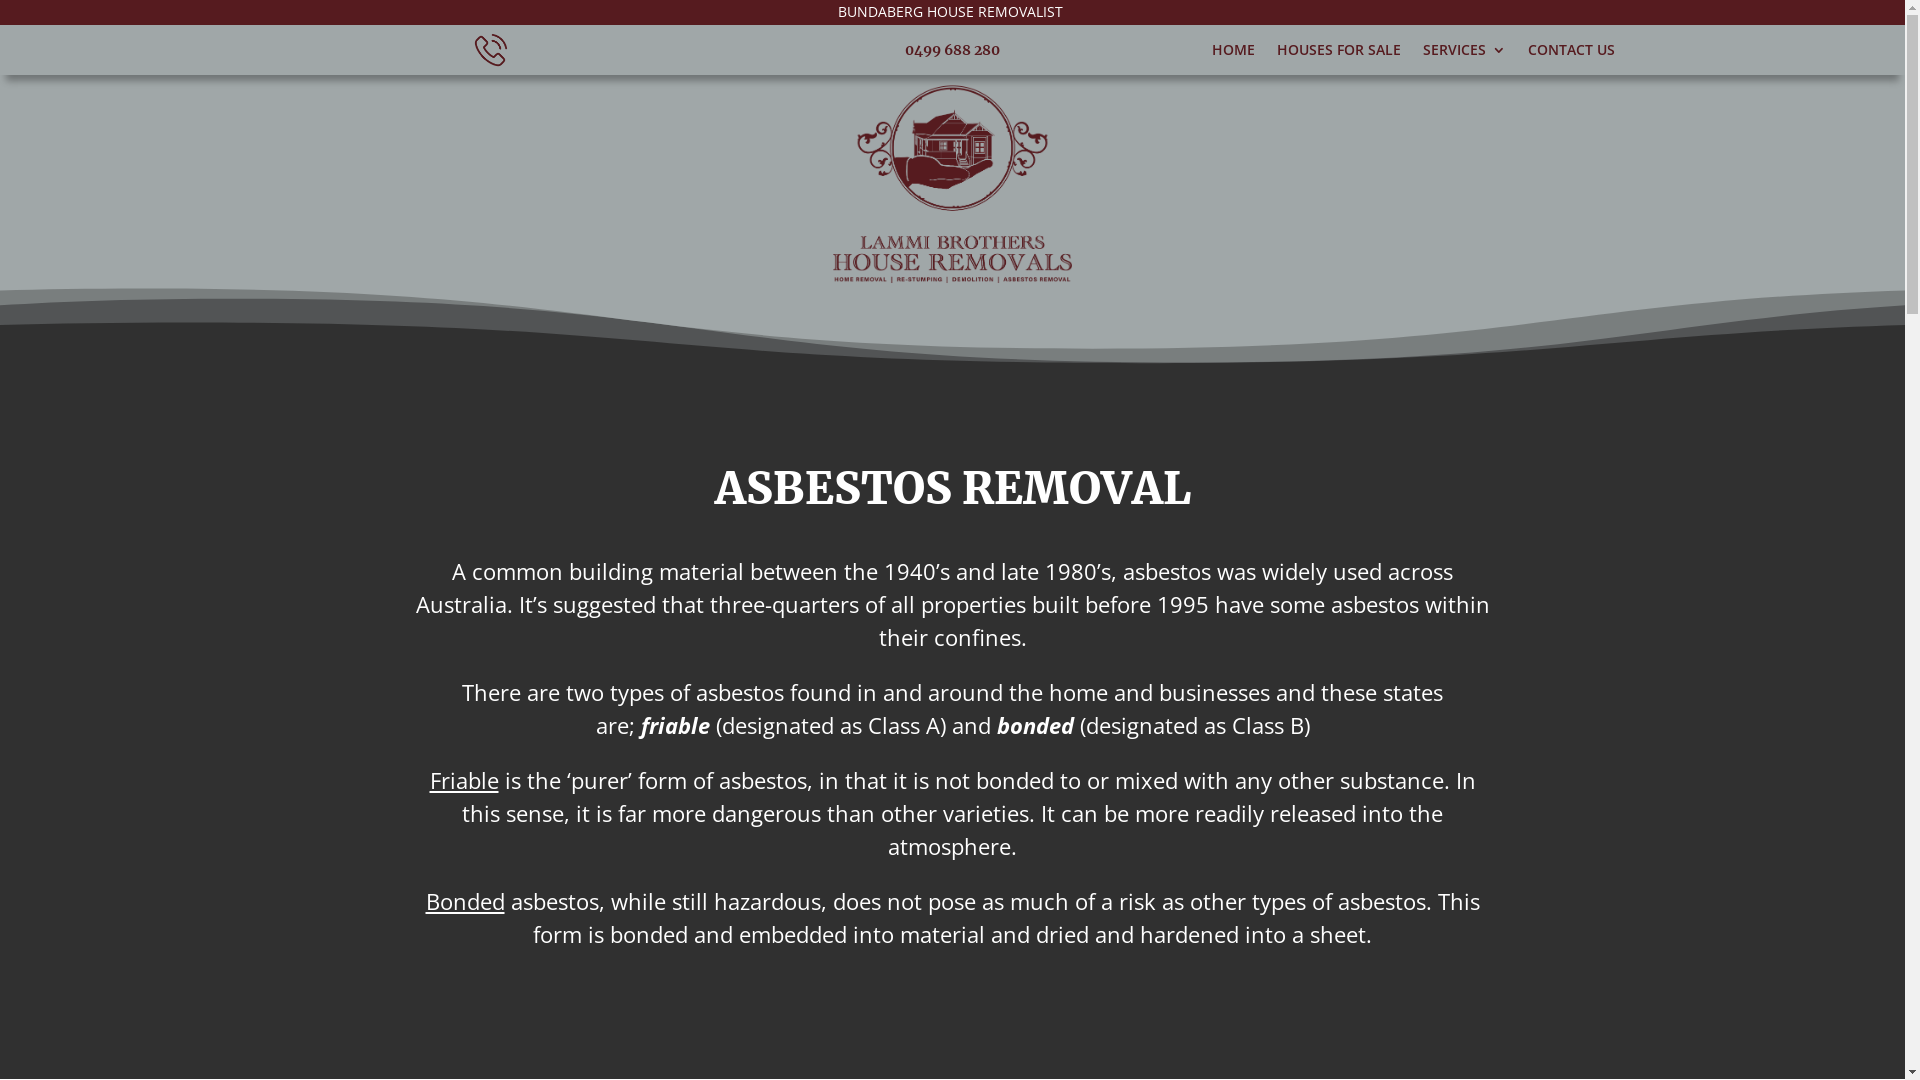 Image resolution: width=1920 pixels, height=1080 pixels. I want to click on 'Lammi Brothers Logo', so click(951, 184).